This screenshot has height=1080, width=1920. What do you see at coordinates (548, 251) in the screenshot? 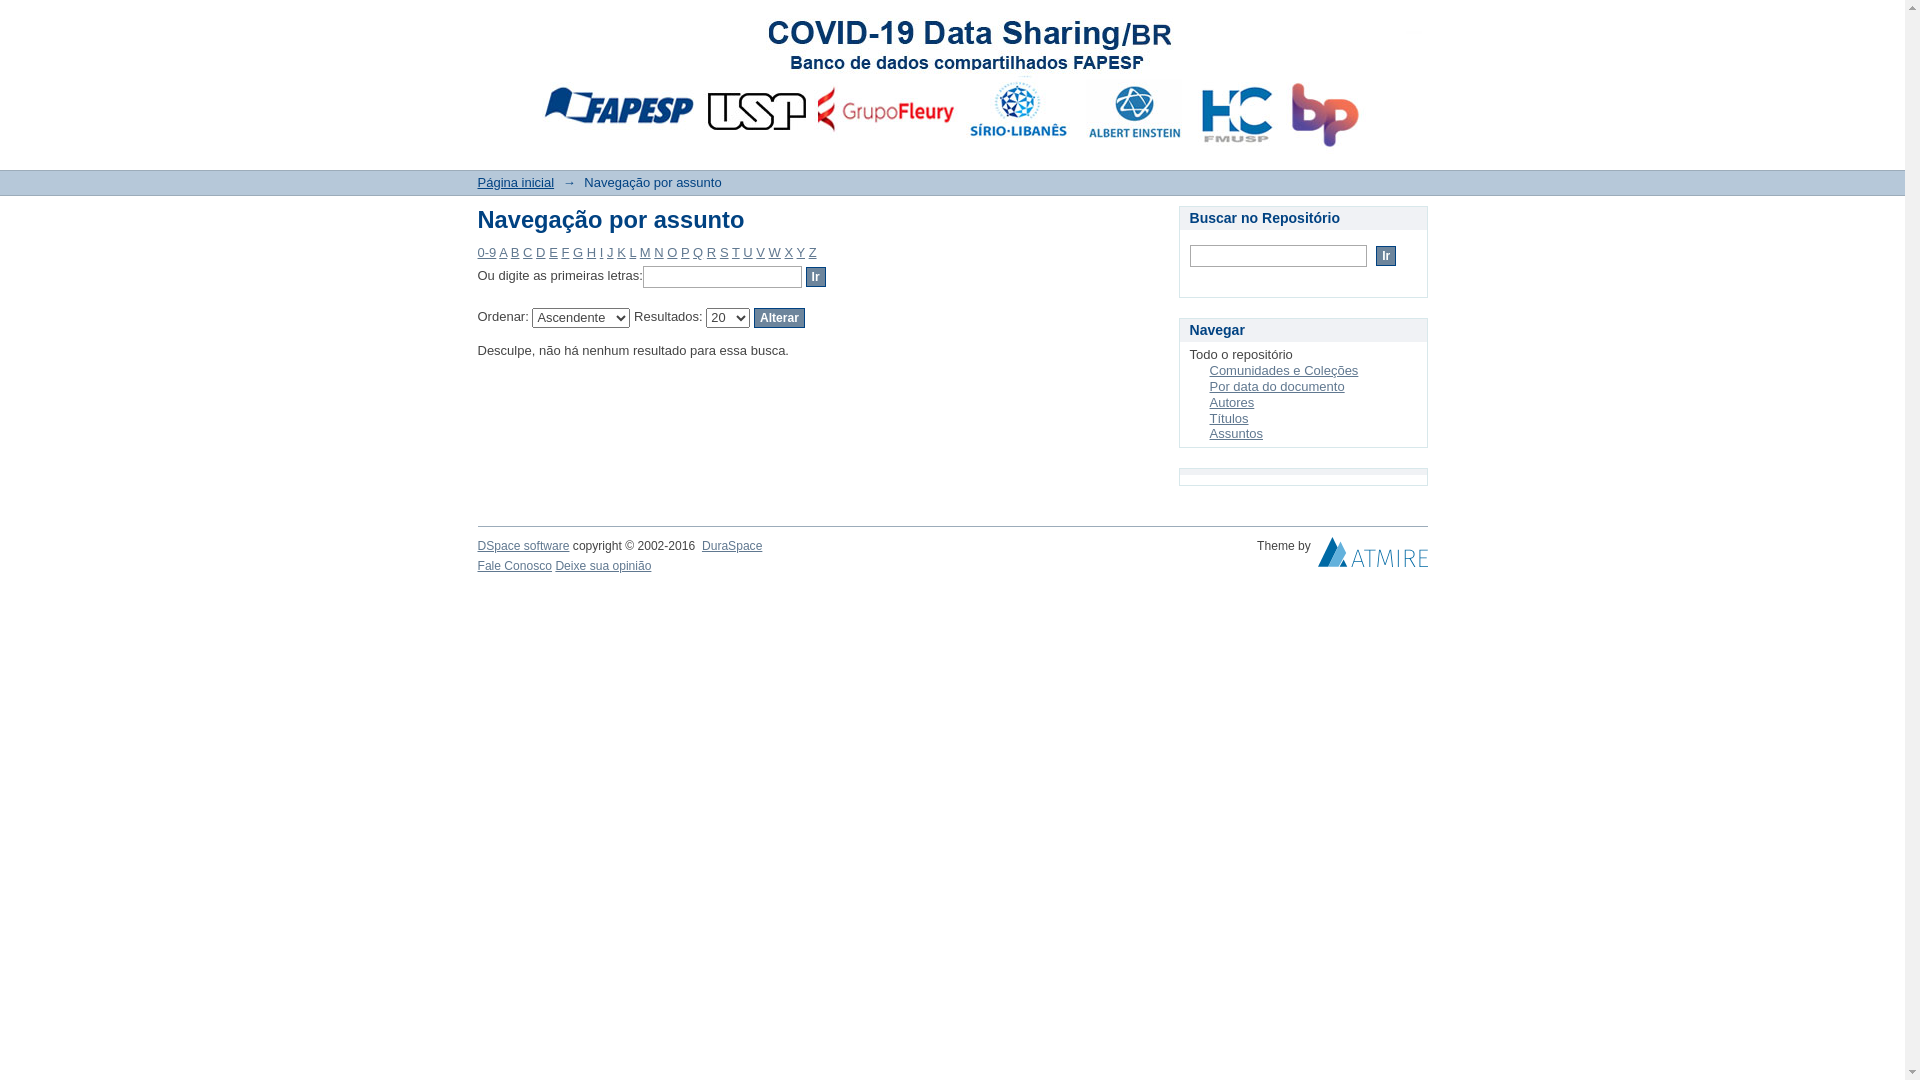
I see `'E'` at bounding box center [548, 251].